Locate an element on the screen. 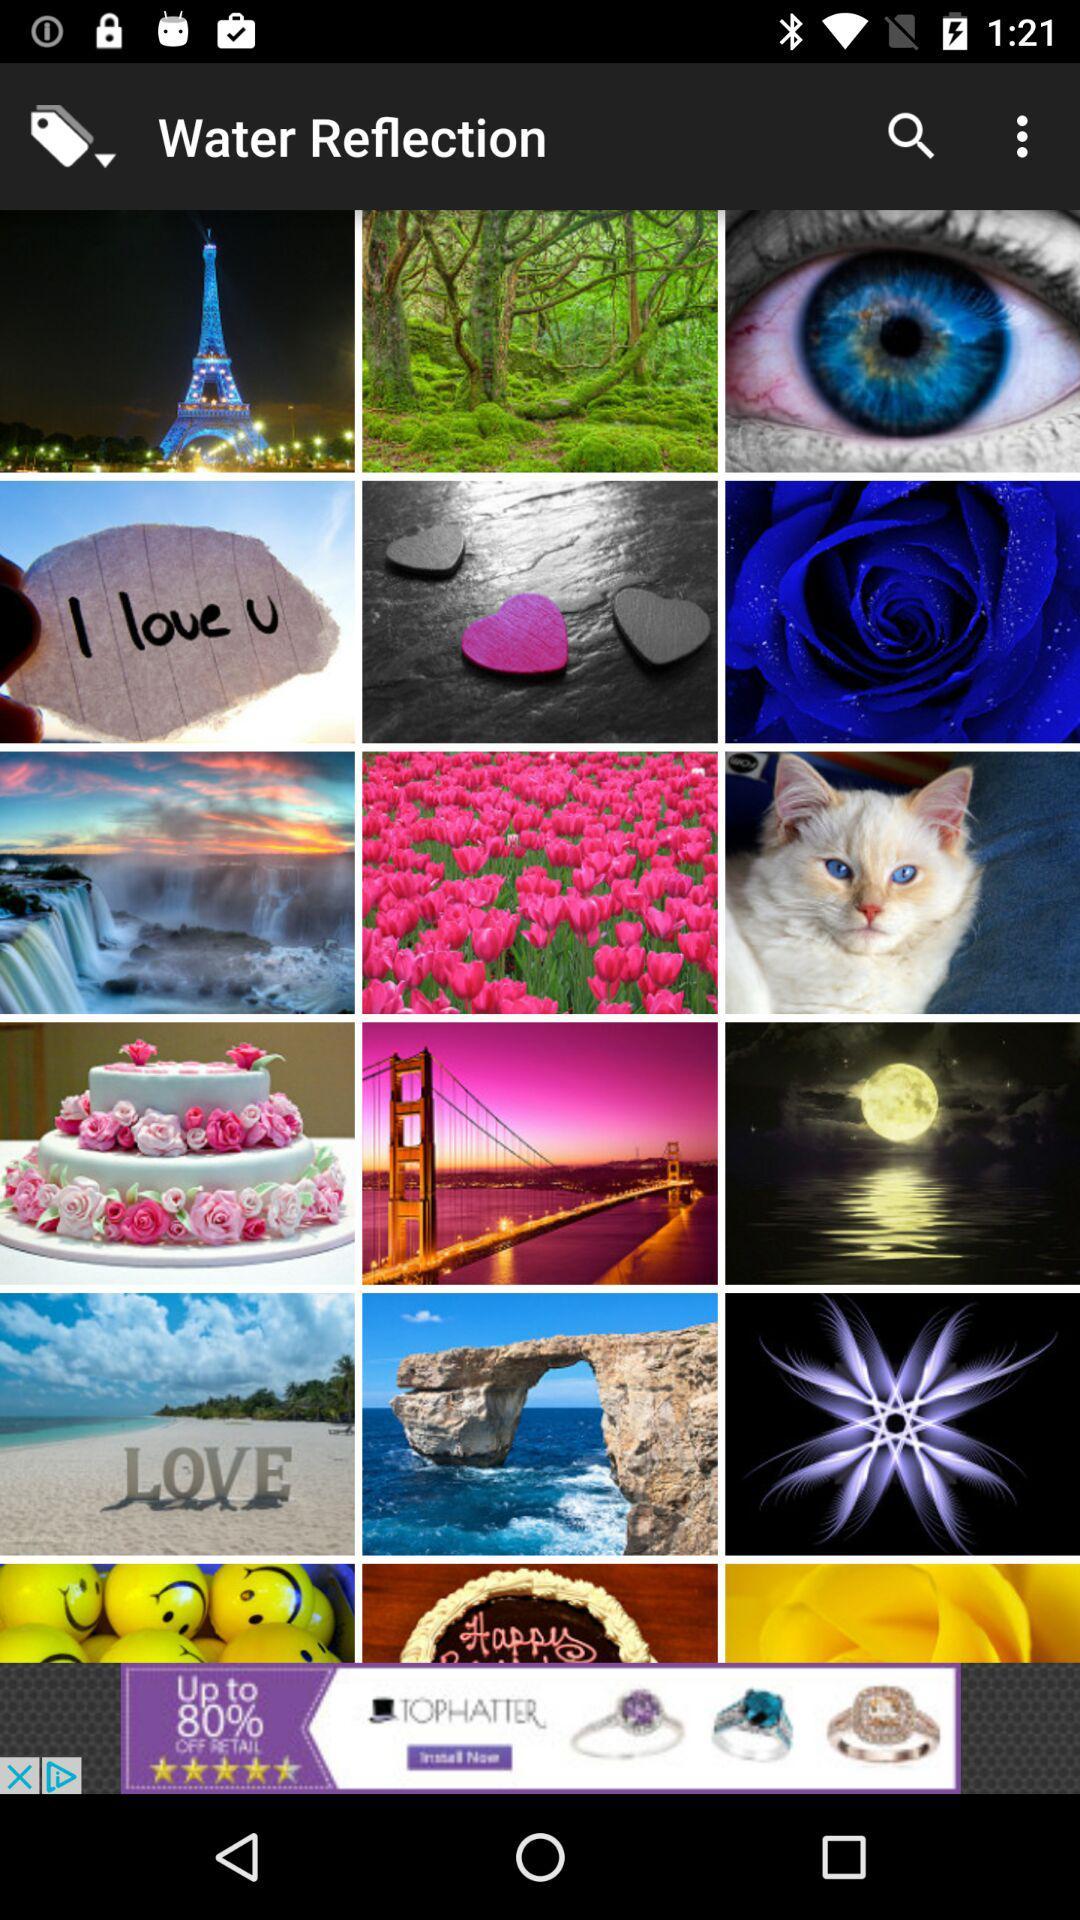 The height and width of the screenshot is (1920, 1080). google advertisements is located at coordinates (540, 1727).